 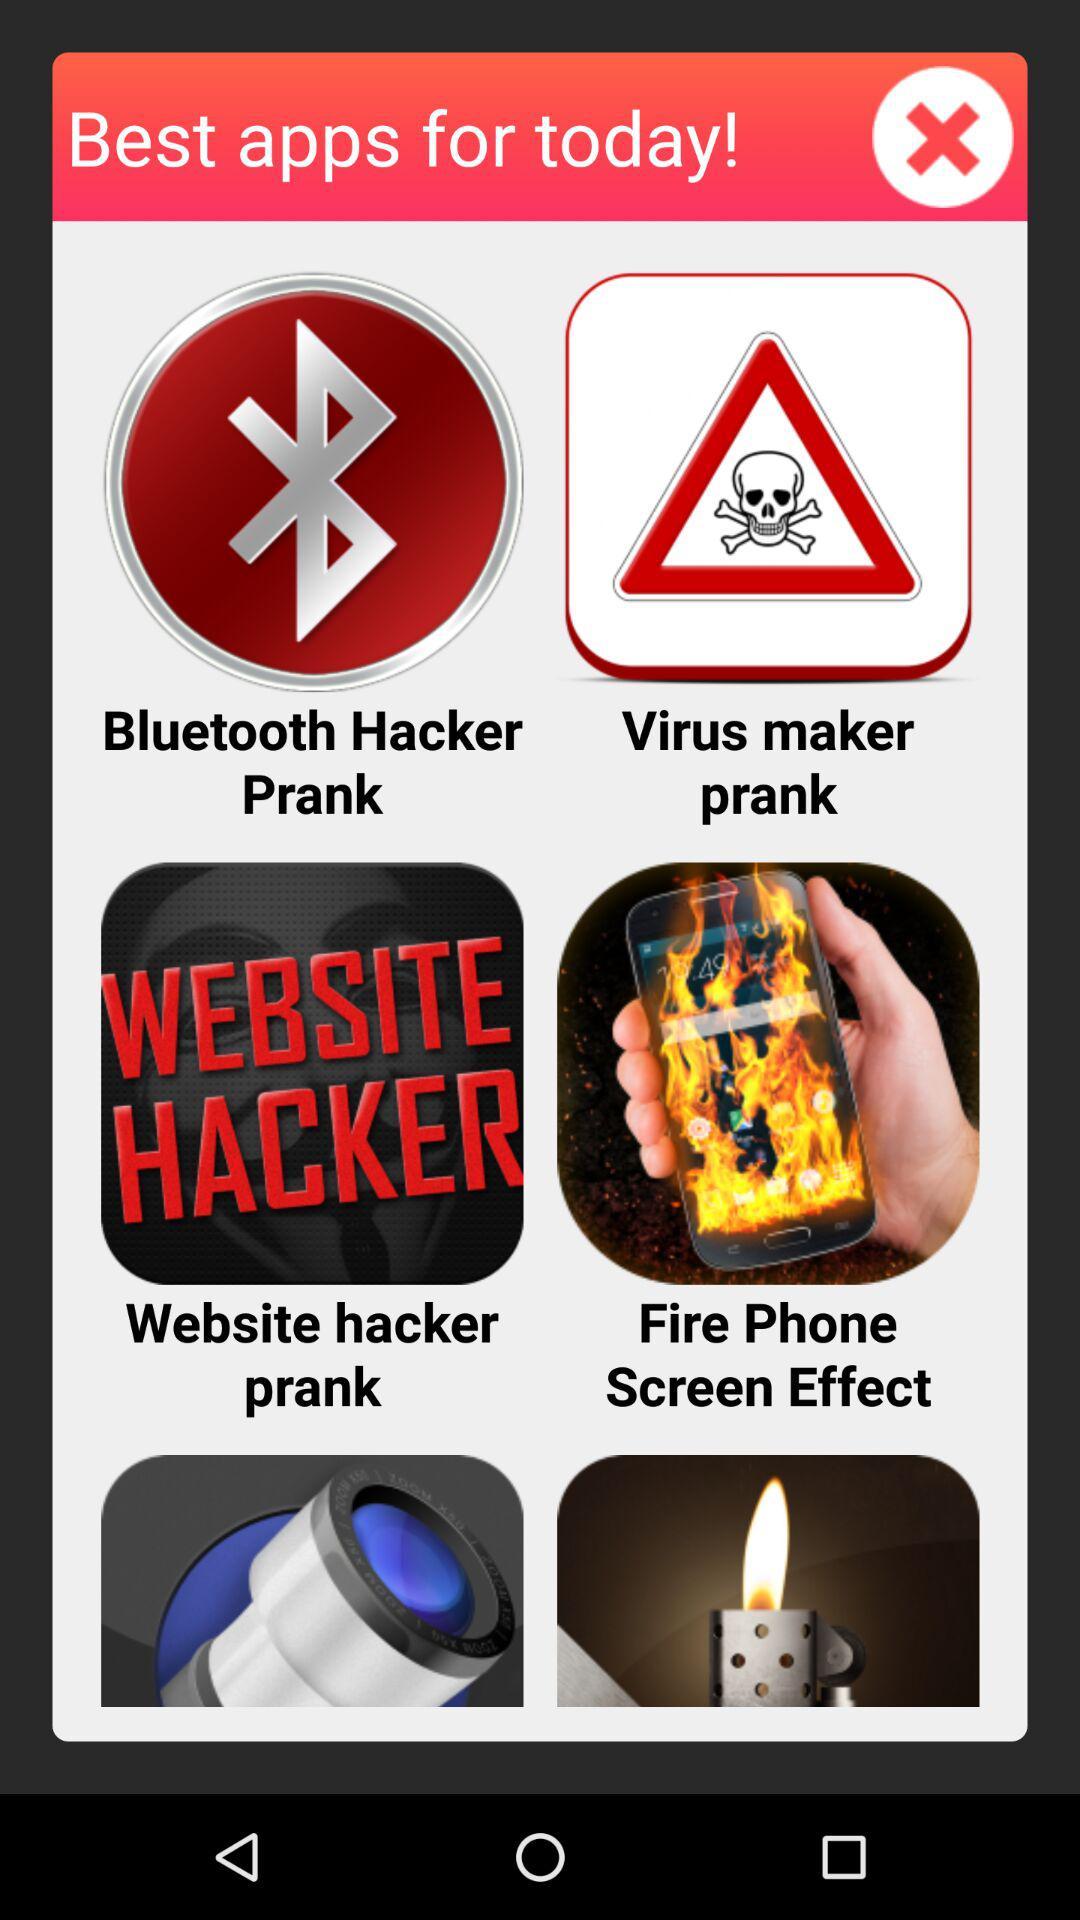 What do you see at coordinates (943, 145) in the screenshot?
I see `the close icon` at bounding box center [943, 145].